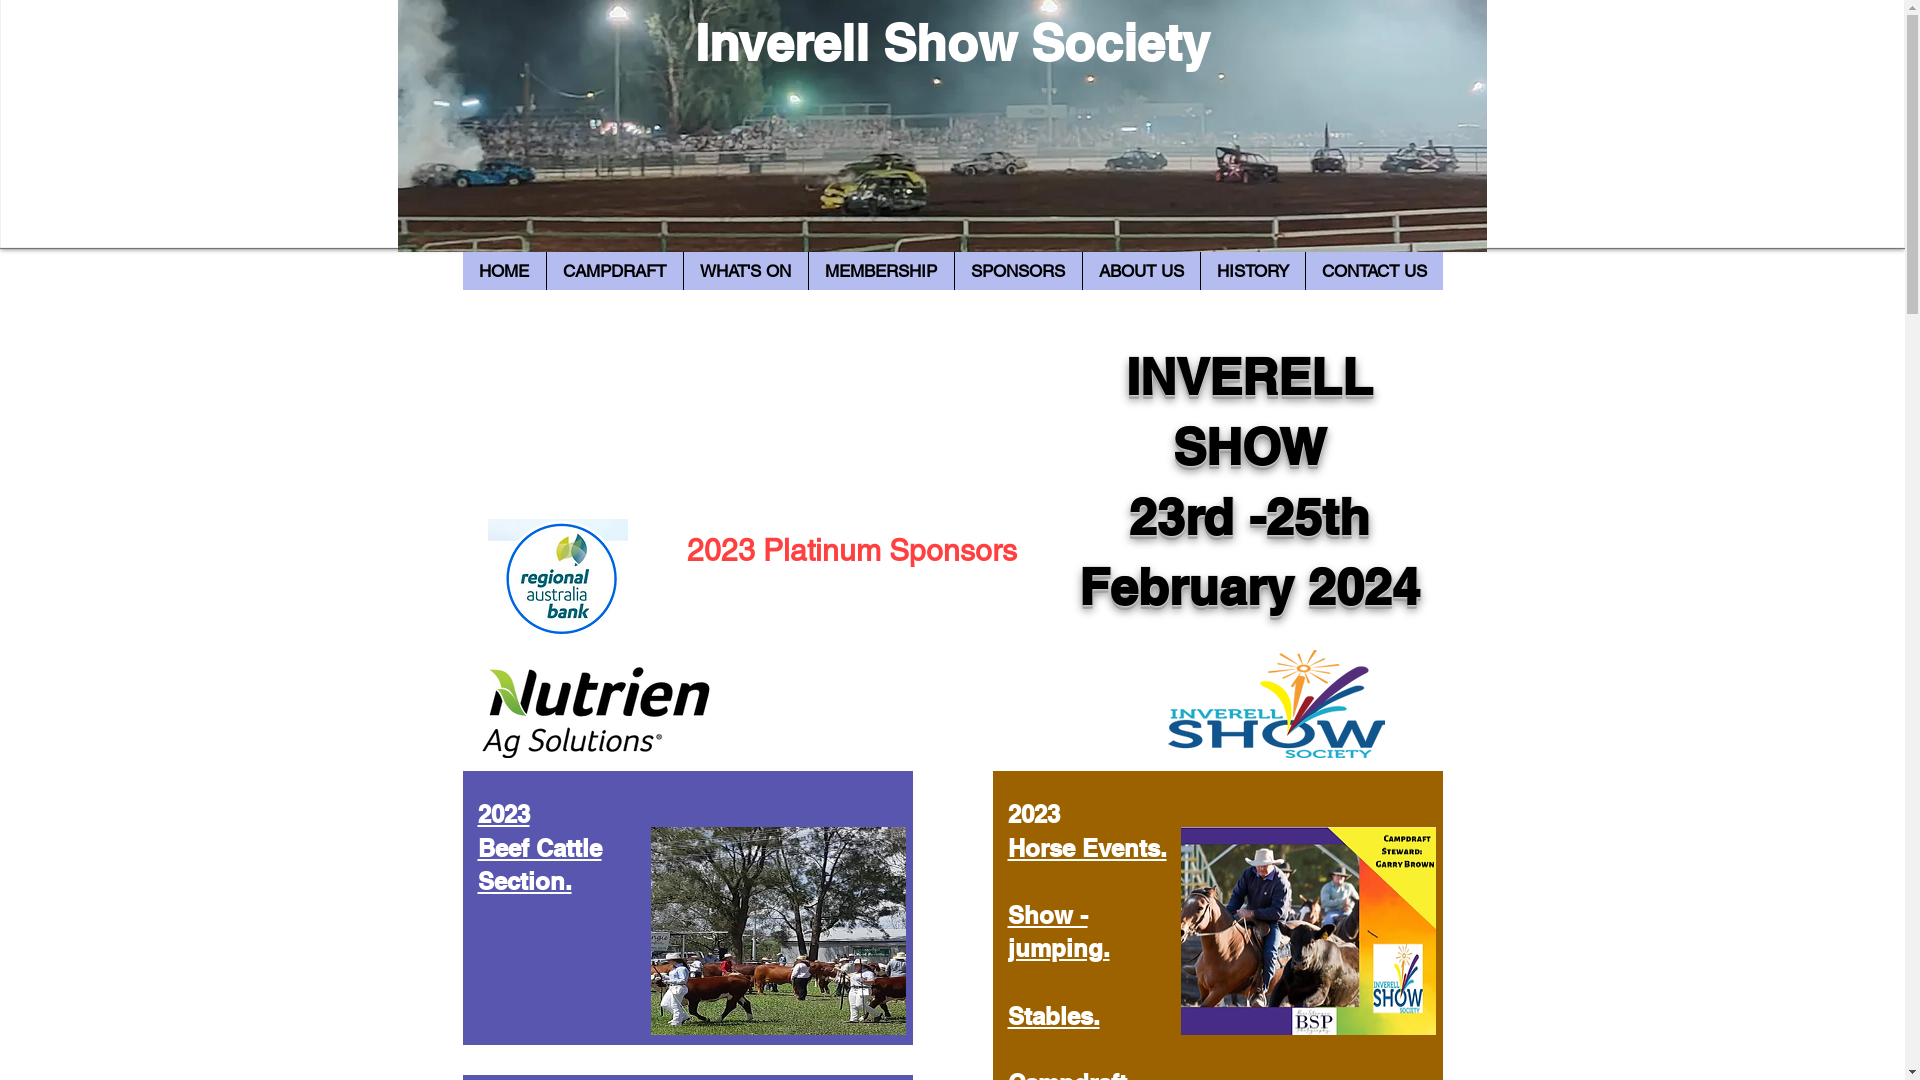 The height and width of the screenshot is (1080, 1920). What do you see at coordinates (953, 270) in the screenshot?
I see `'SPONSORS'` at bounding box center [953, 270].